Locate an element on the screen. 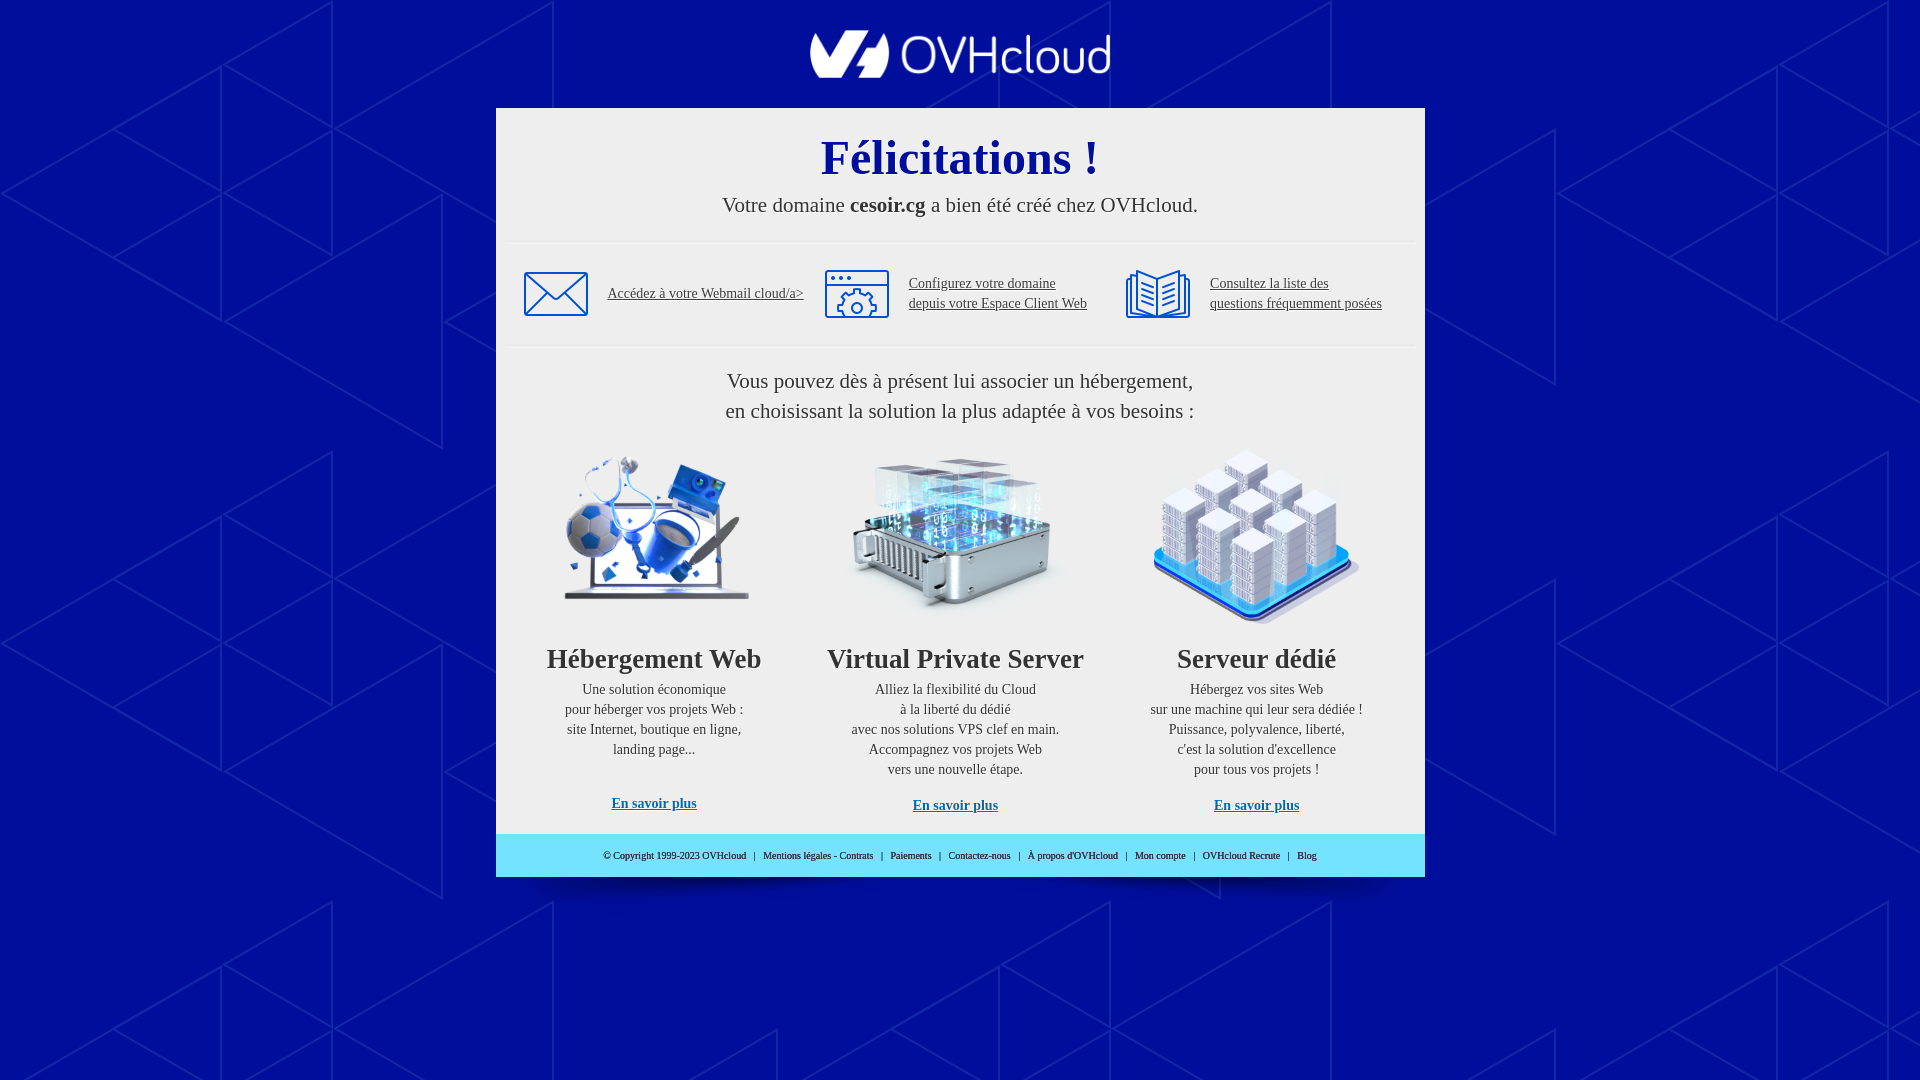 Image resolution: width=1920 pixels, height=1080 pixels. 'OVHcloud Recrute' is located at coordinates (1240, 855).